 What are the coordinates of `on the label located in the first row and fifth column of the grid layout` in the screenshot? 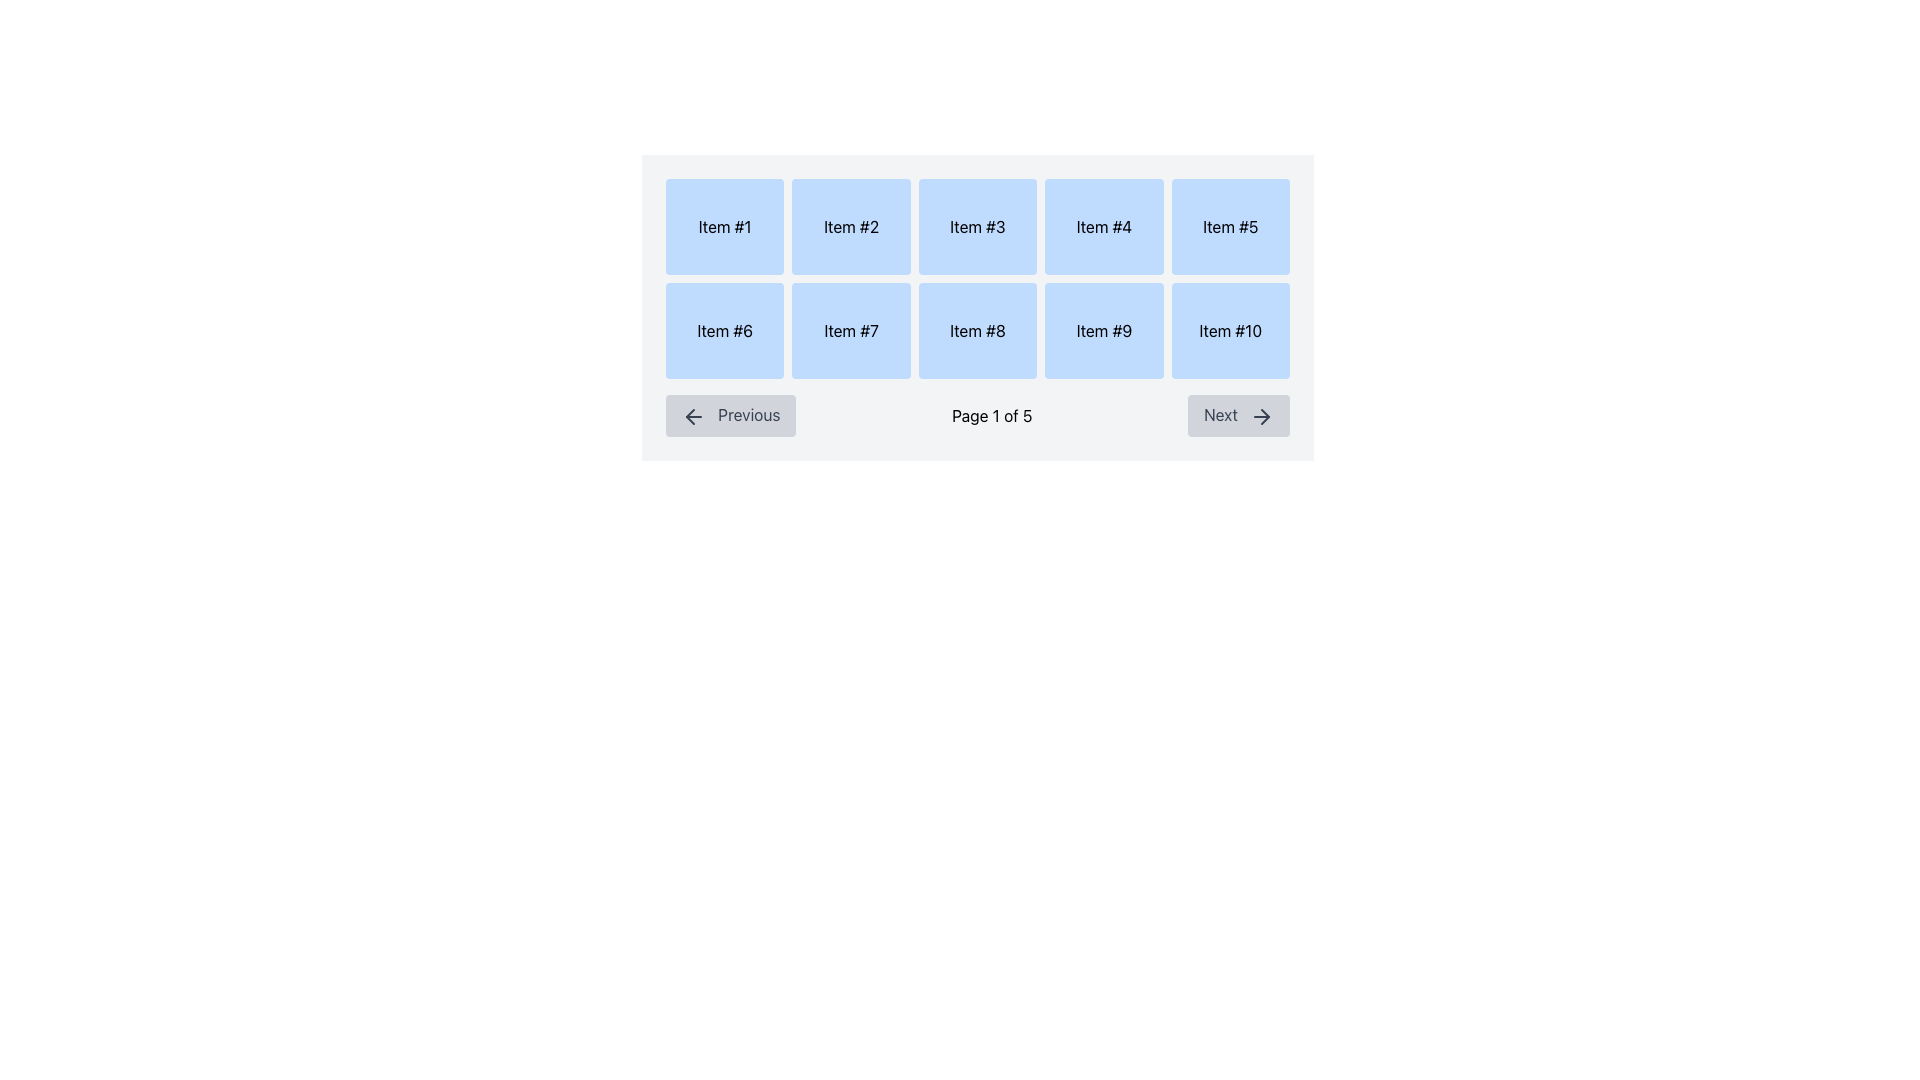 It's located at (1229, 226).